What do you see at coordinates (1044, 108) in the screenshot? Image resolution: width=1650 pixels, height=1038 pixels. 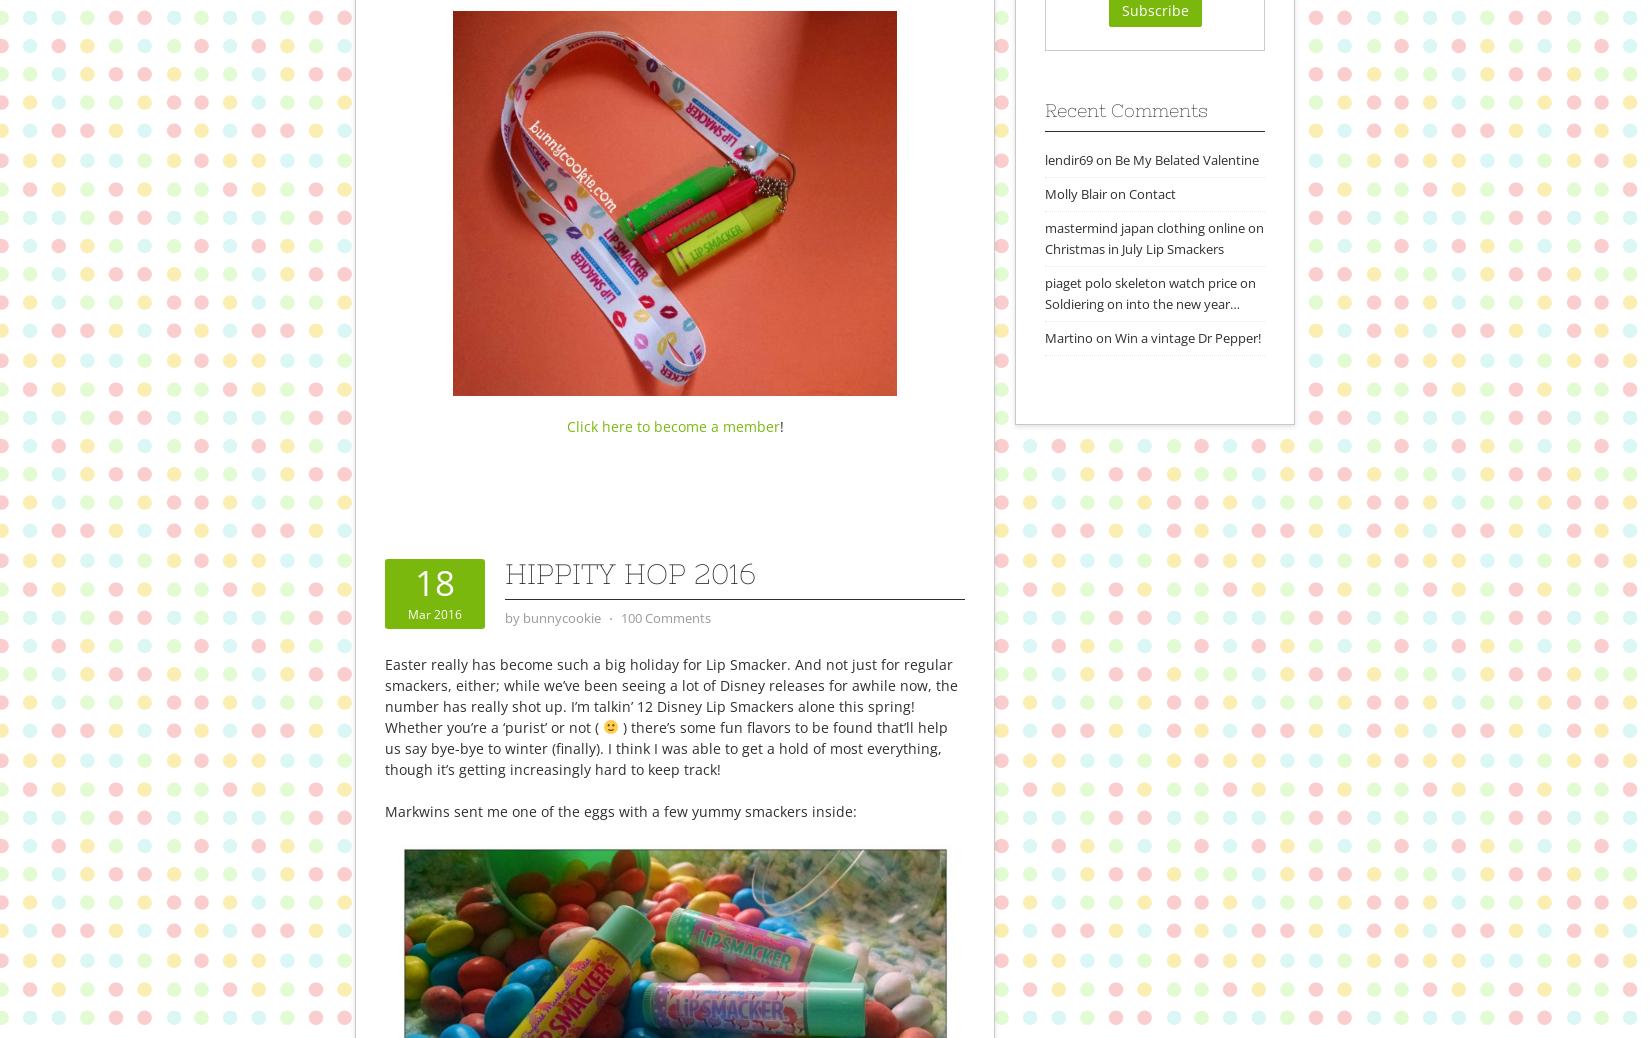 I see `'Recent Comments'` at bounding box center [1044, 108].